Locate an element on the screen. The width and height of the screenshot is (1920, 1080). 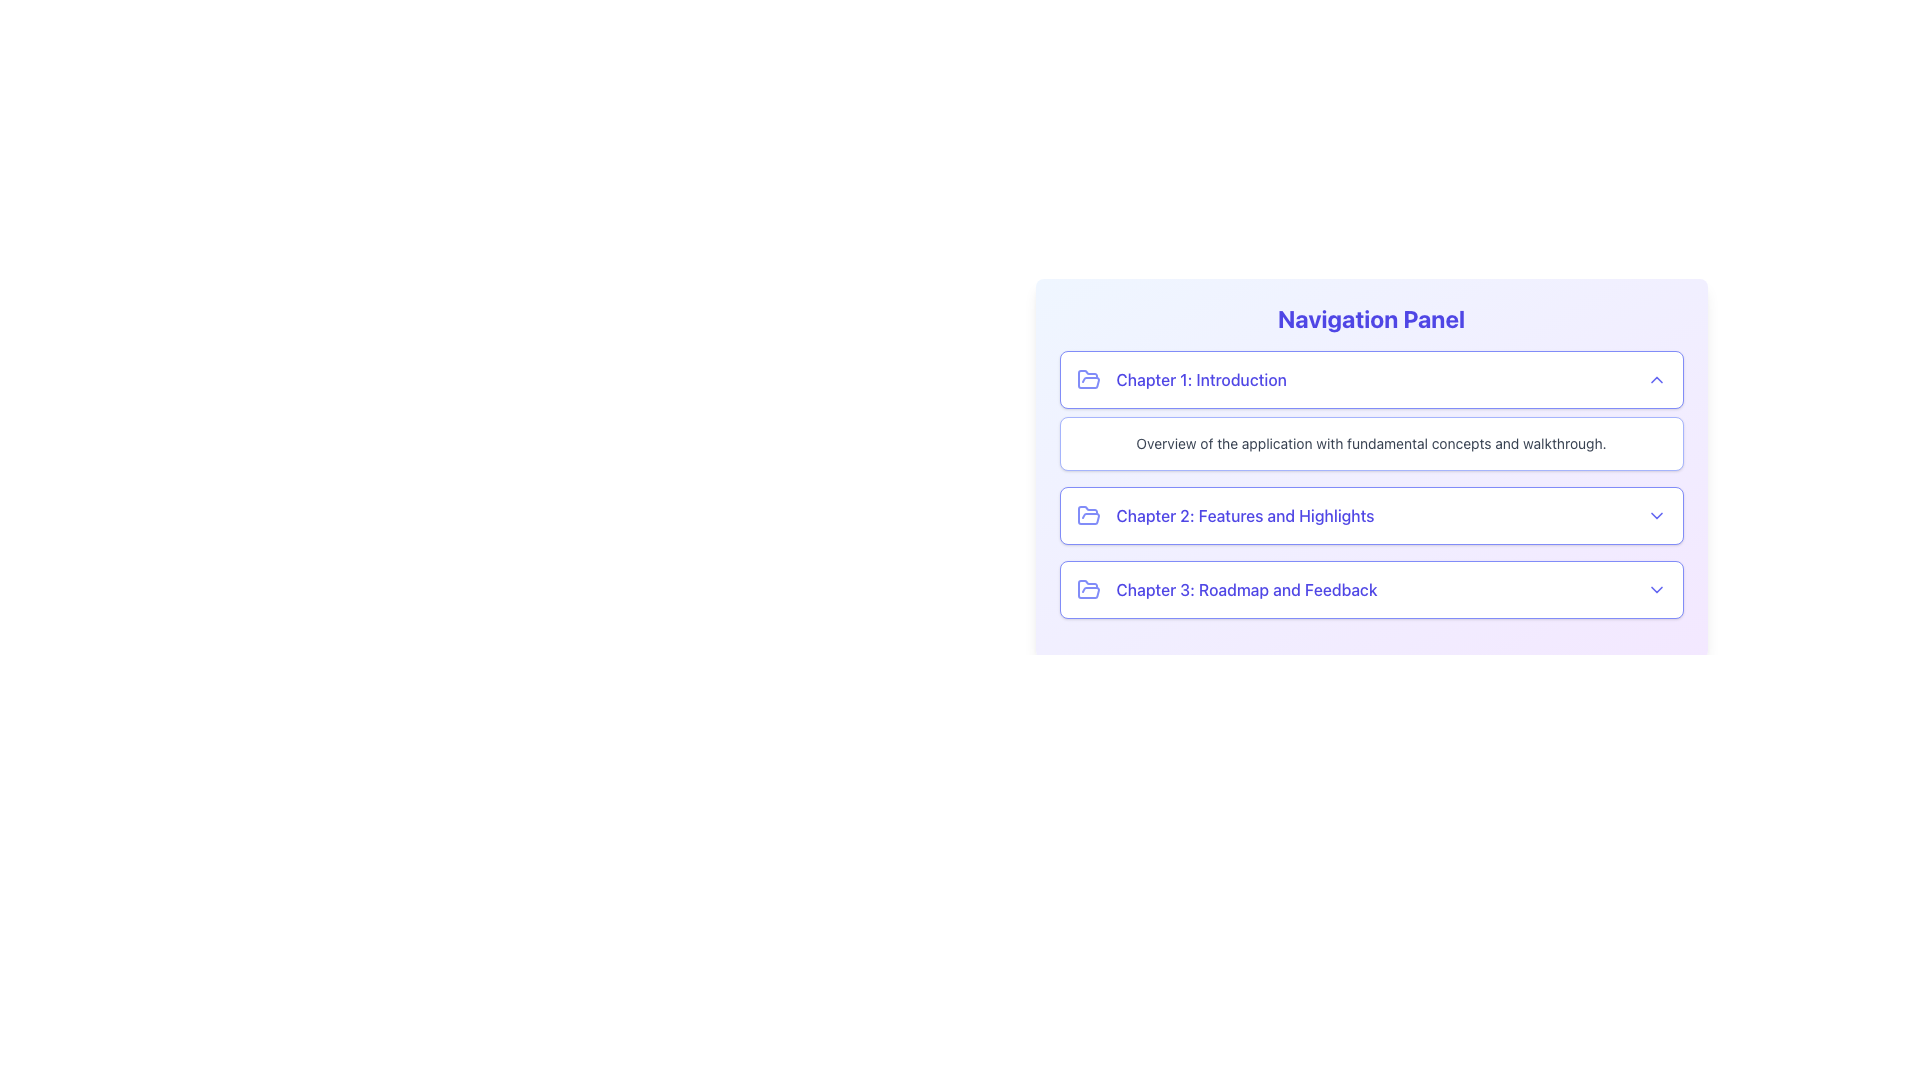
the folder icon associated with 'Chapter 3: Roadmap and Feedback' located in the Navigation Panel is located at coordinates (1087, 589).